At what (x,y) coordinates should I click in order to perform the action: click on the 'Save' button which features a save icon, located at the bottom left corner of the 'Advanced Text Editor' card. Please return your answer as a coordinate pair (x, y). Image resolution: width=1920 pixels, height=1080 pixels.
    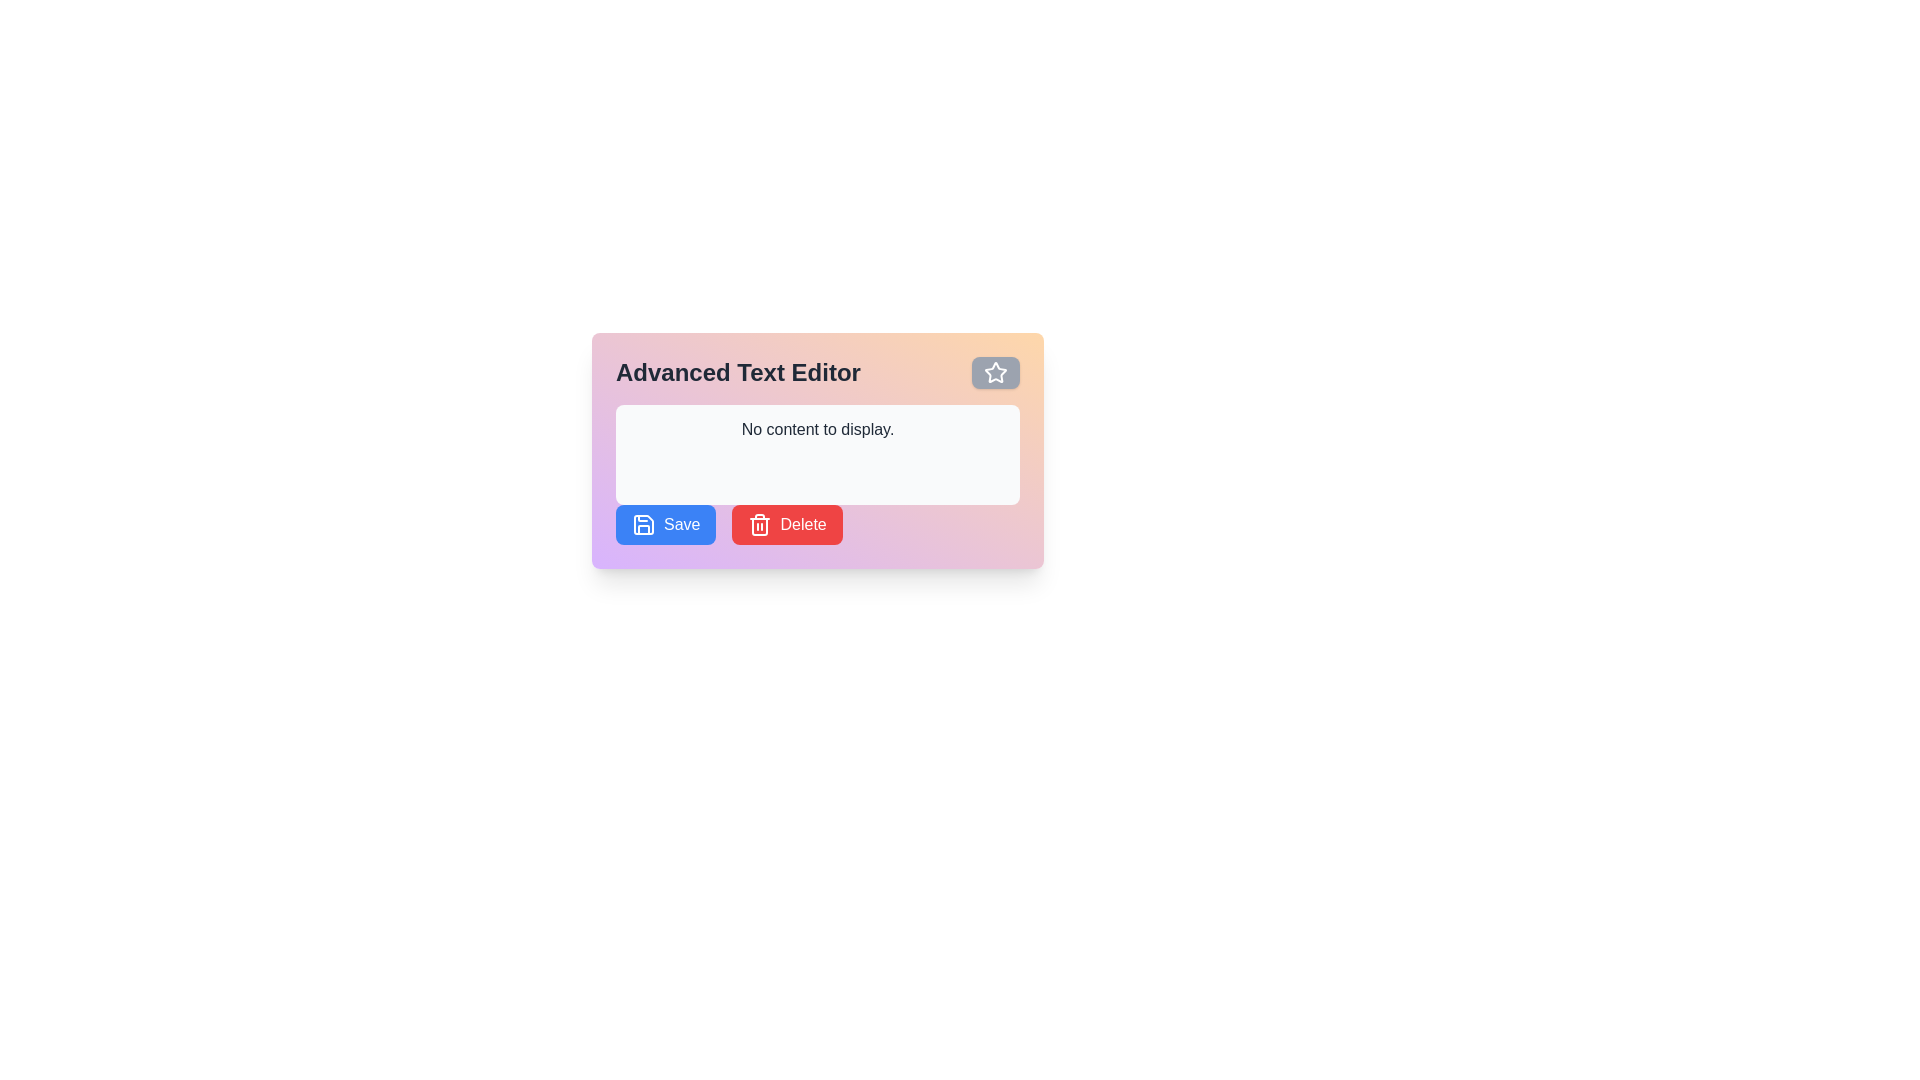
    Looking at the image, I should click on (643, 523).